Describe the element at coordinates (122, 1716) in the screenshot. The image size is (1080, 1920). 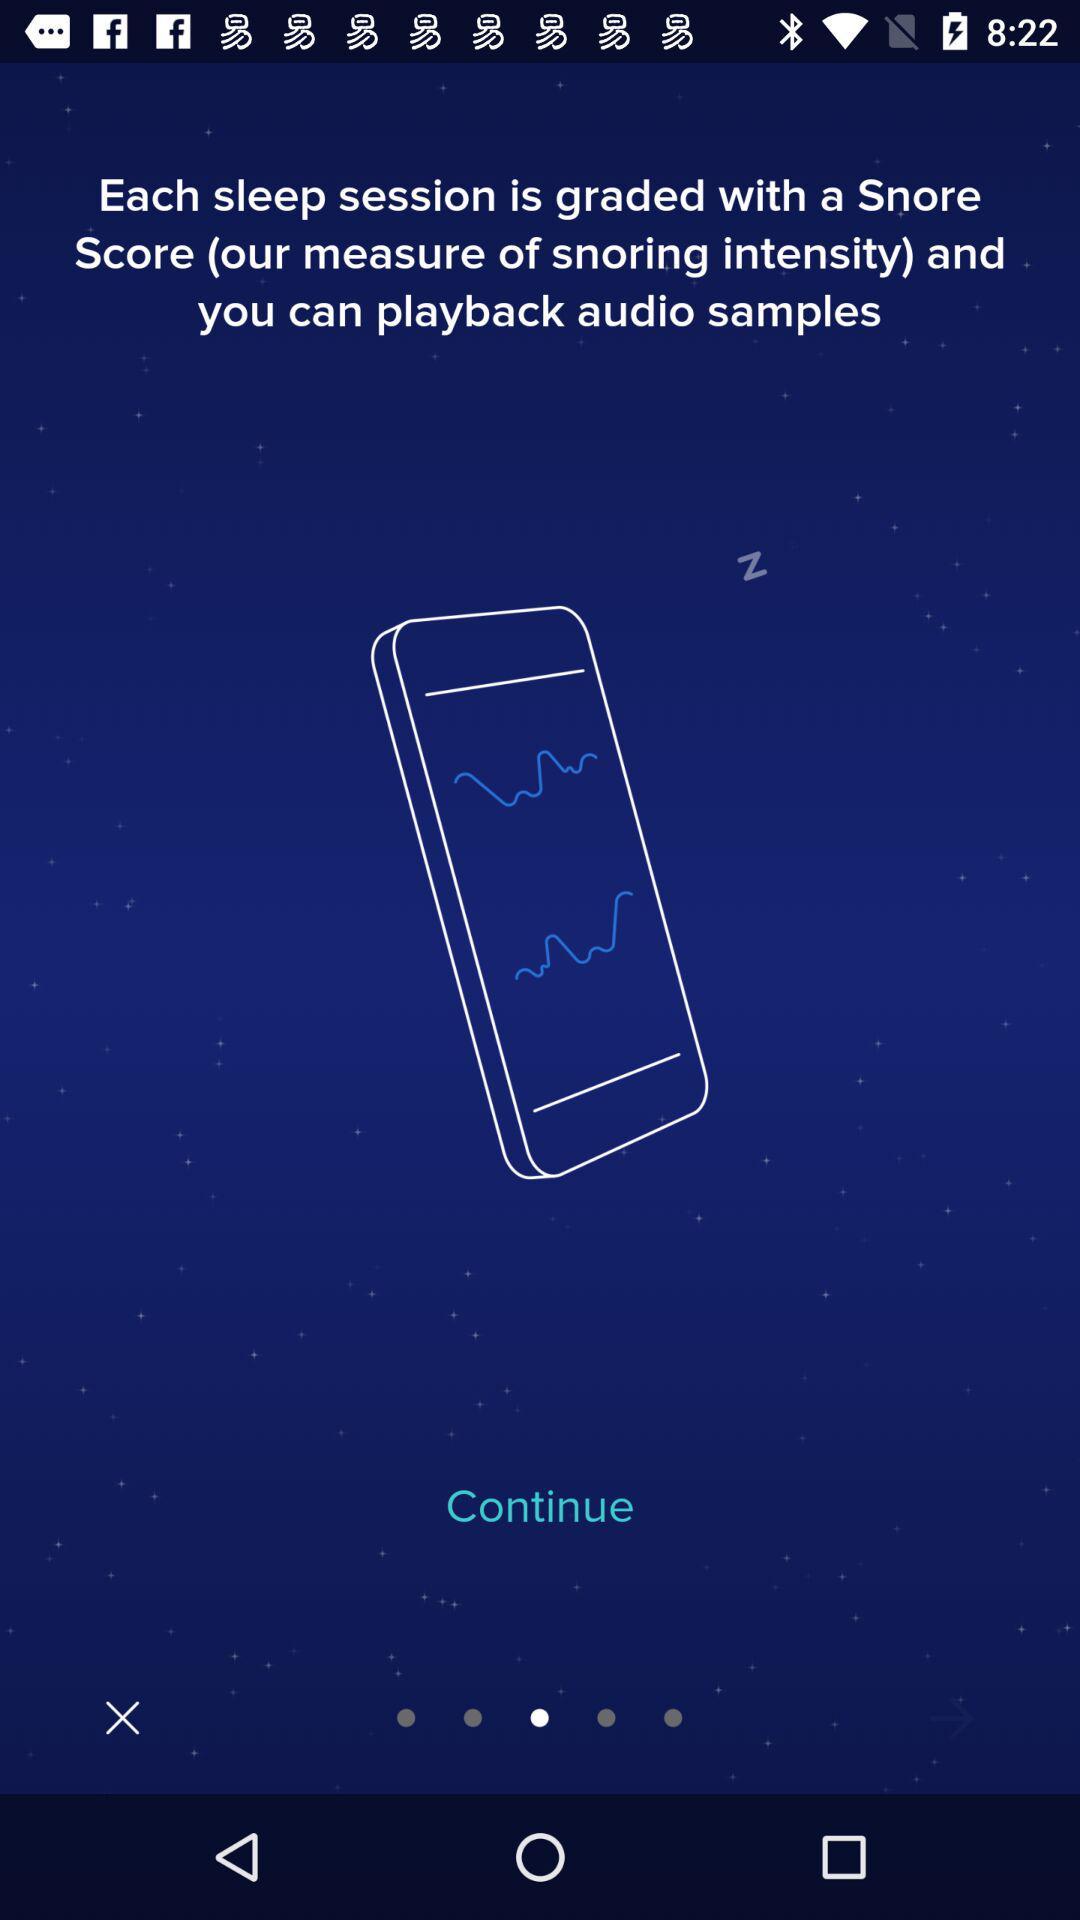
I see `click close option` at that location.